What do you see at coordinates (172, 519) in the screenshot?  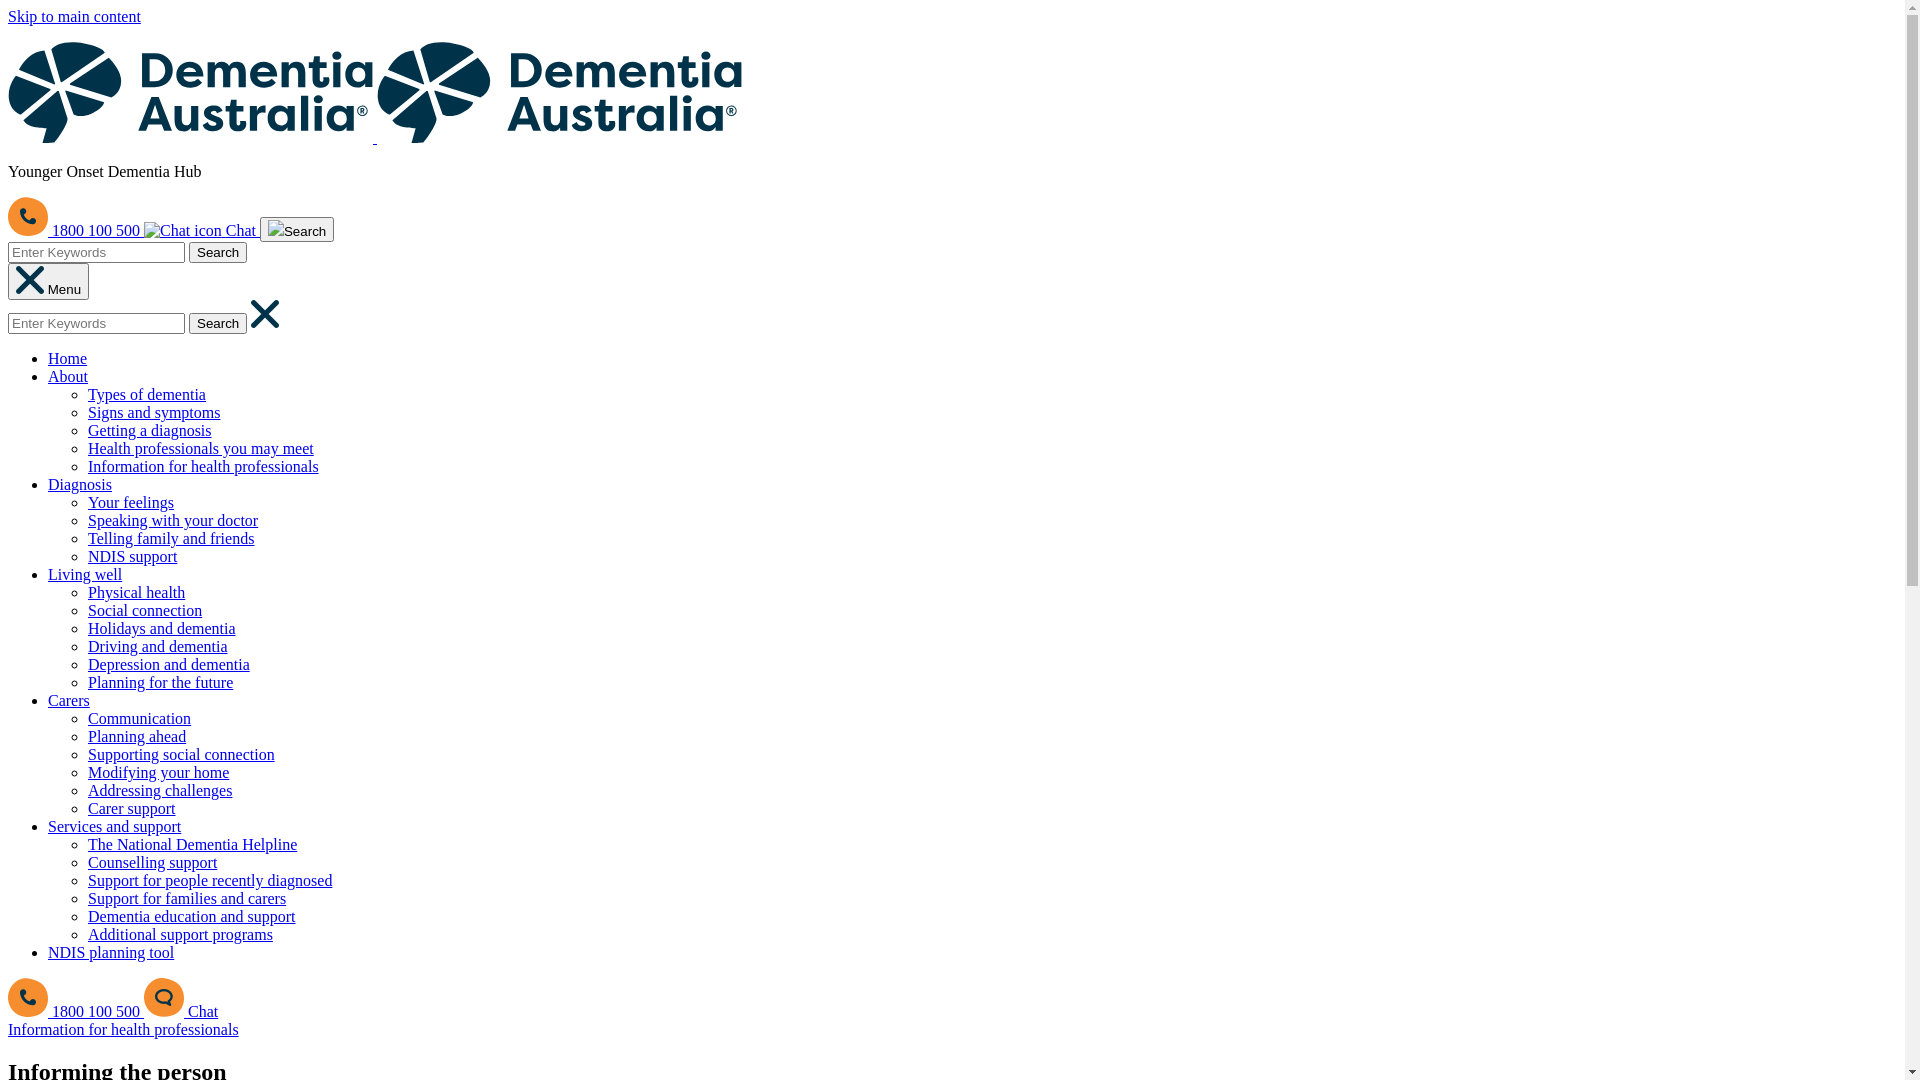 I see `'Speaking with your doctor'` at bounding box center [172, 519].